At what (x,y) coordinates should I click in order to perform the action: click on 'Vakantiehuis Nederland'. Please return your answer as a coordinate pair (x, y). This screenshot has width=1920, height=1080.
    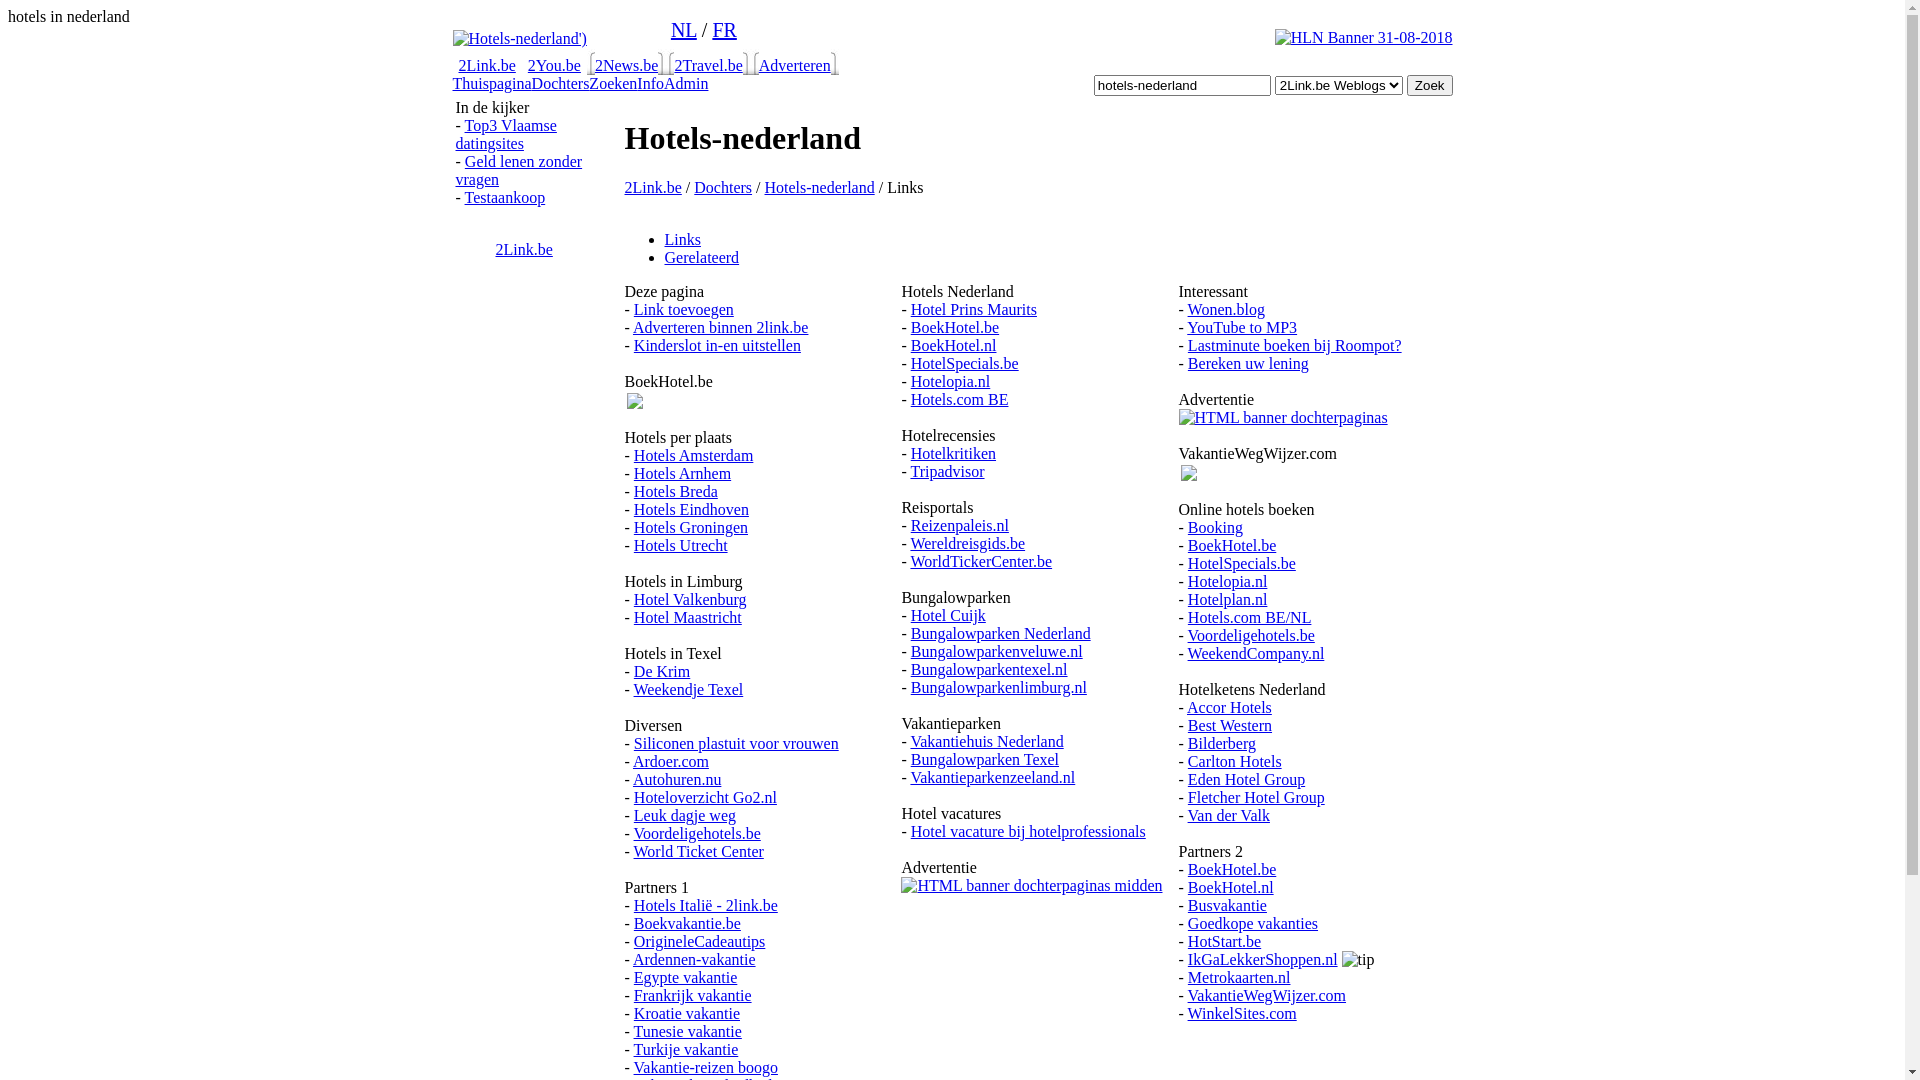
    Looking at the image, I should click on (986, 741).